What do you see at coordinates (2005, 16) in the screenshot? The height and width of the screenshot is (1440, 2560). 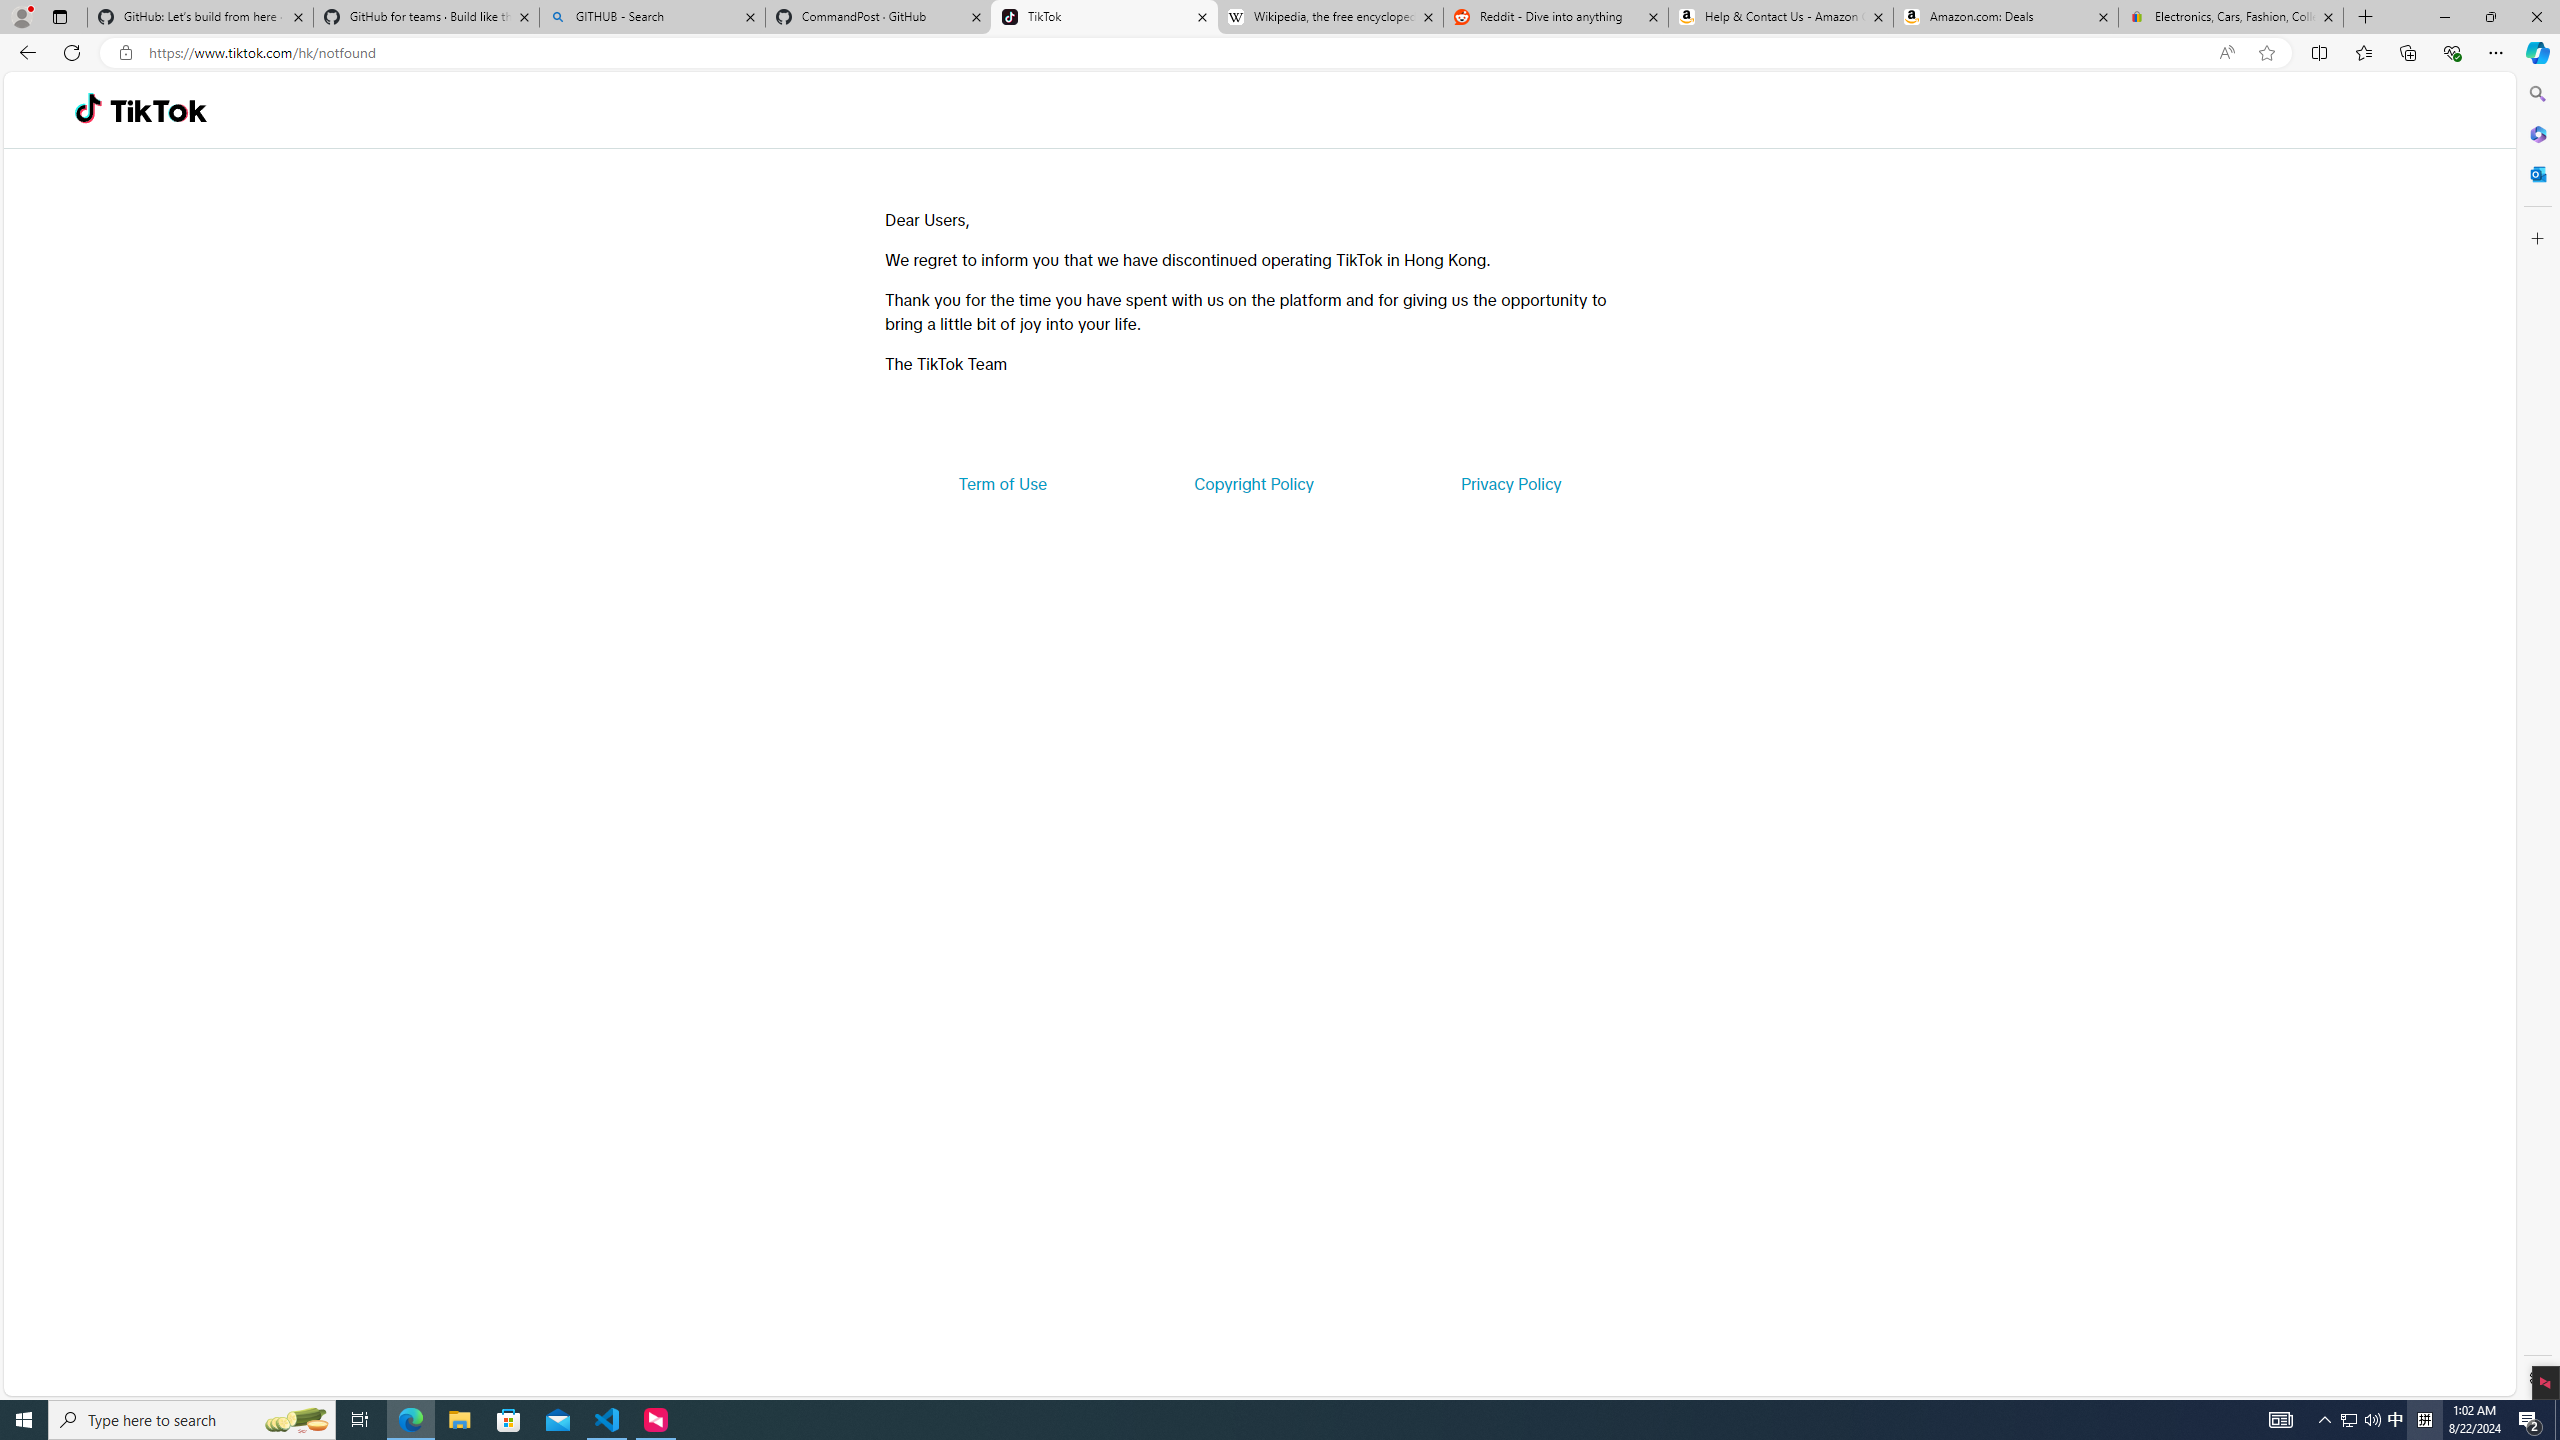 I see `'Amazon.com: Deals'` at bounding box center [2005, 16].